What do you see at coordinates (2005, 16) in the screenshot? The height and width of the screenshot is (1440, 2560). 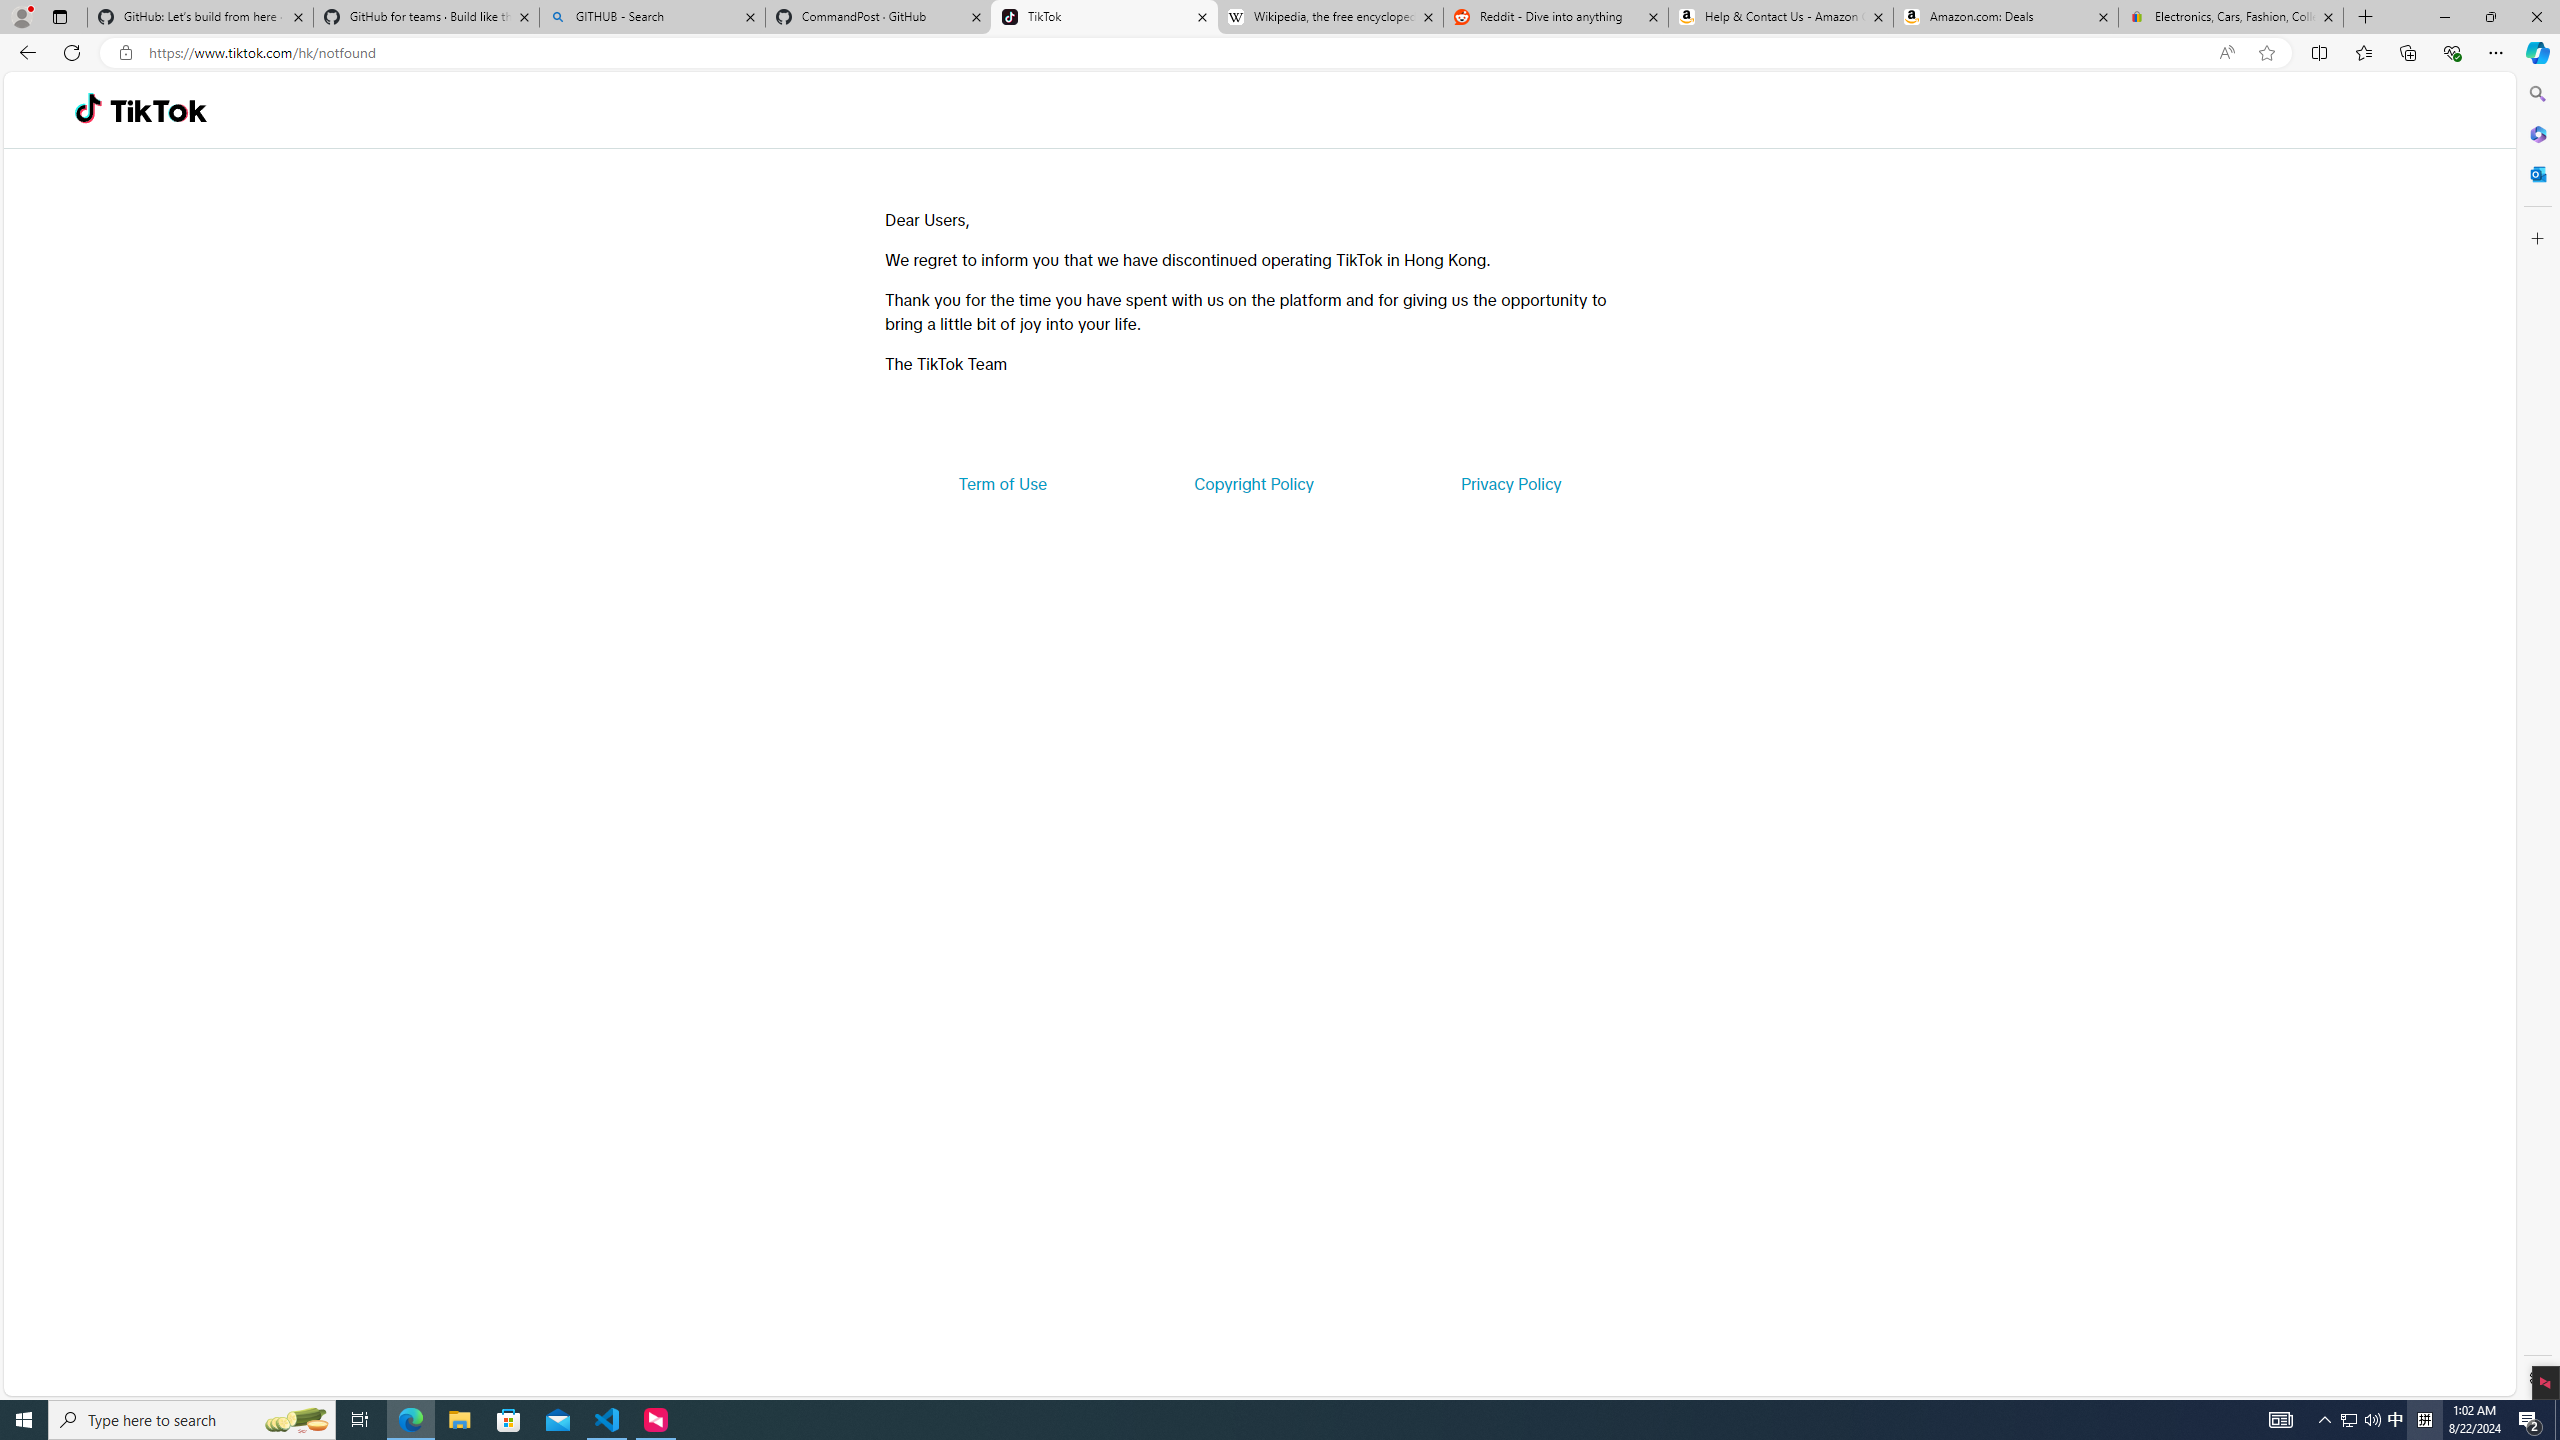 I see `'Amazon.com: Deals'` at bounding box center [2005, 16].